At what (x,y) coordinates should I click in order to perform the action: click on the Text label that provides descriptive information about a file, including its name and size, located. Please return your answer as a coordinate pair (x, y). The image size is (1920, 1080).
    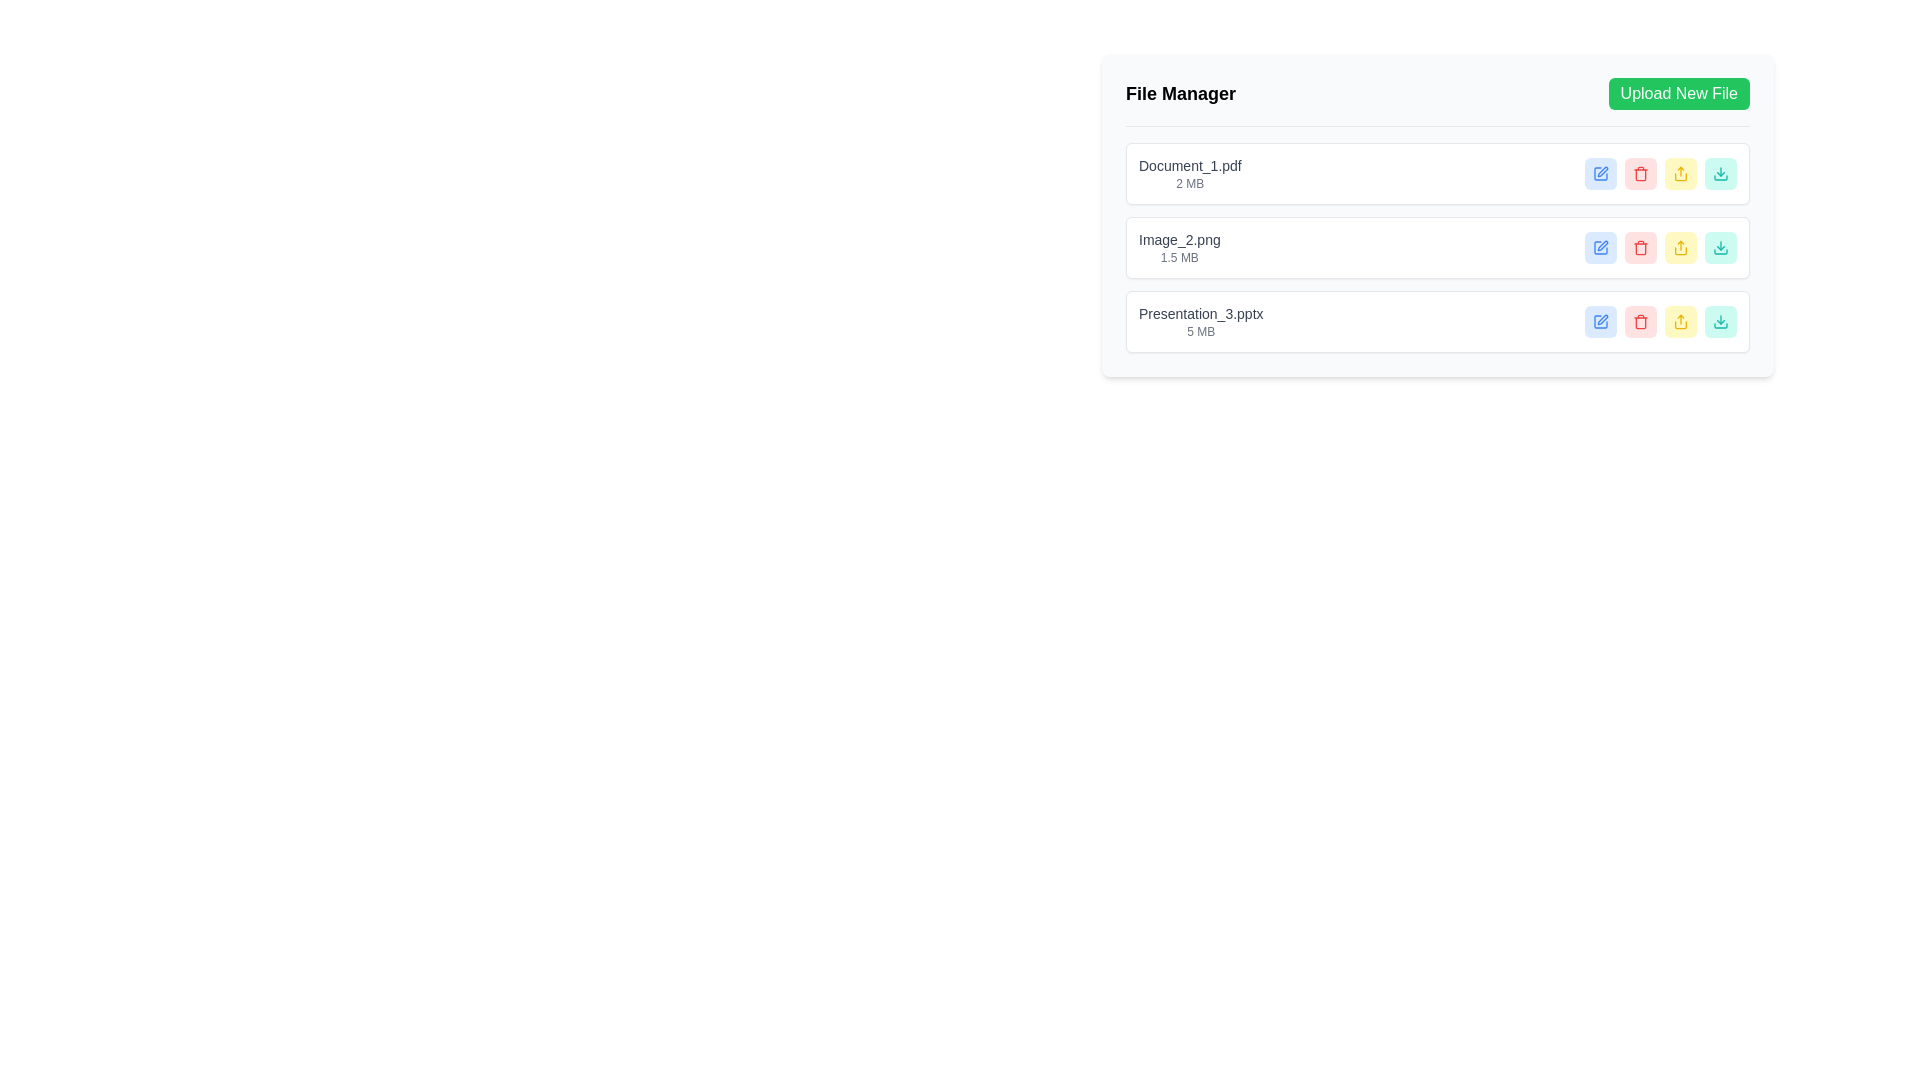
    Looking at the image, I should click on (1179, 246).